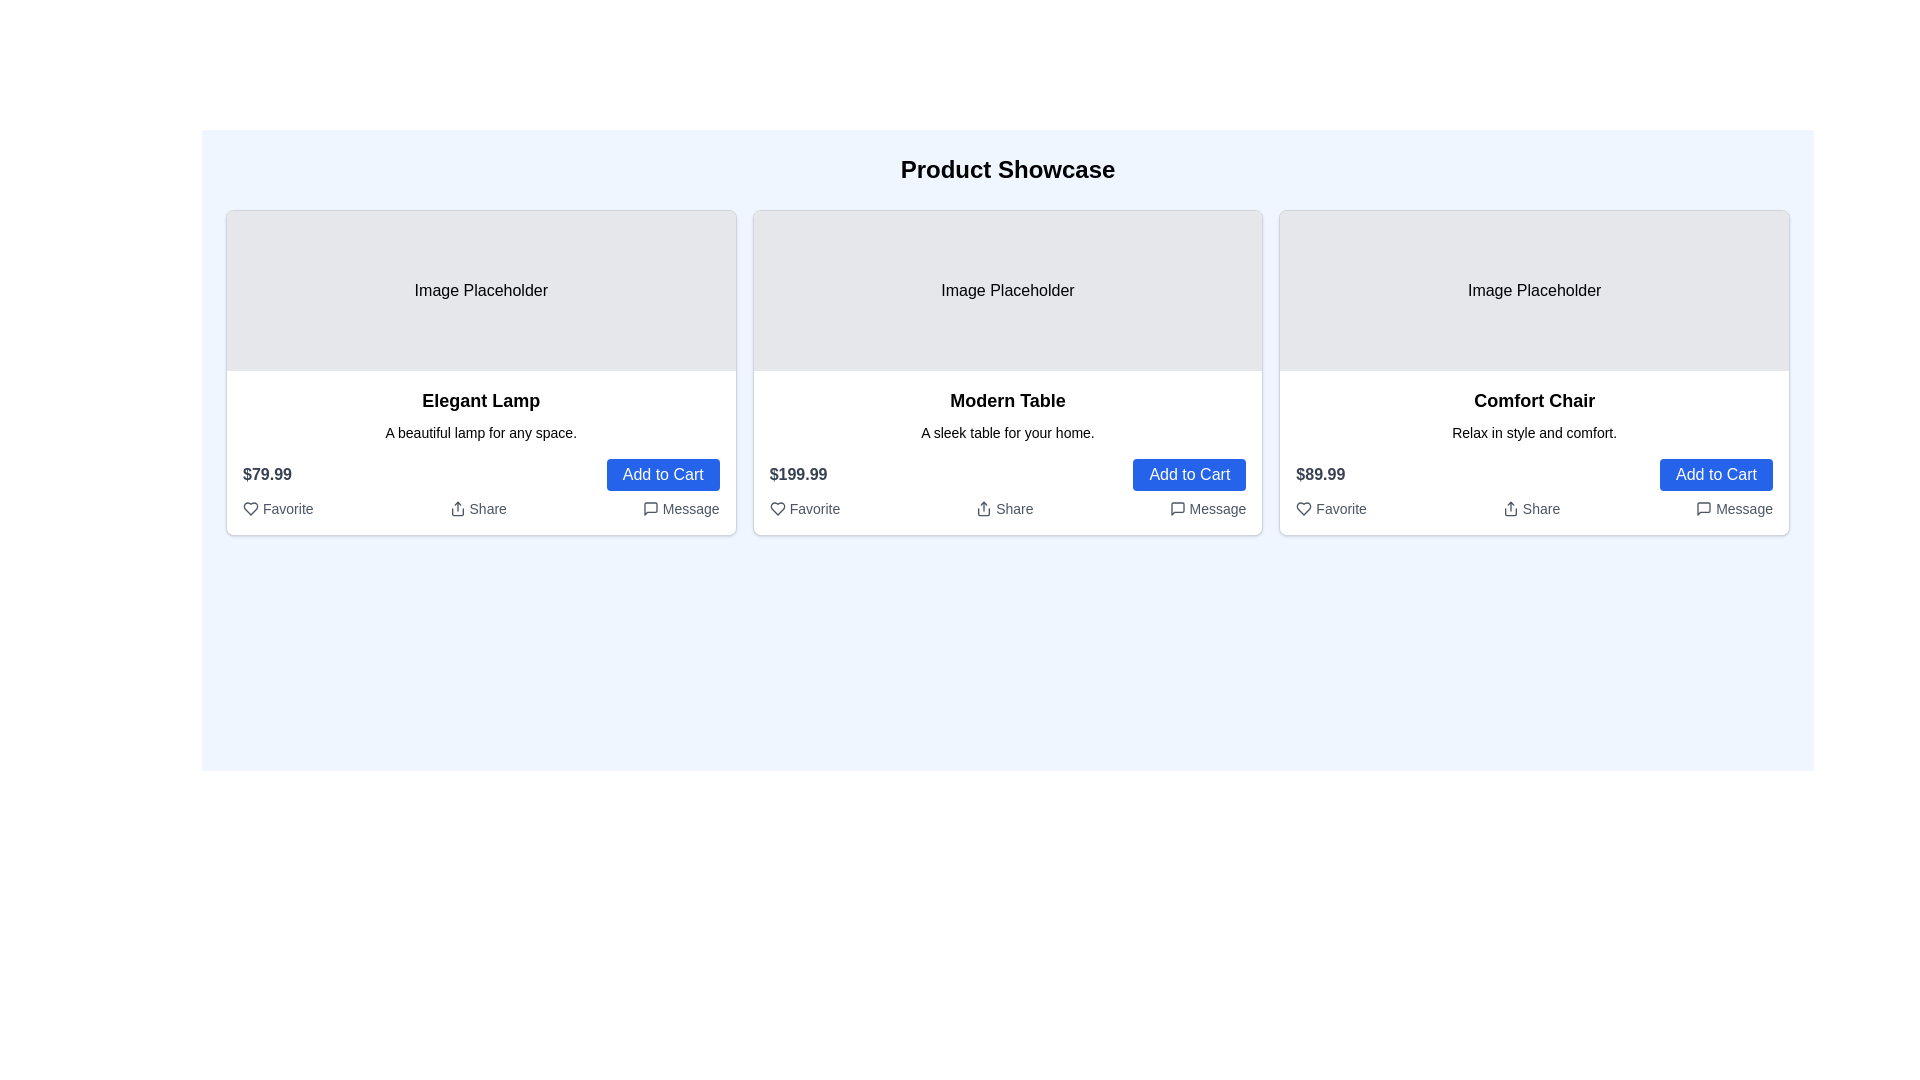 The height and width of the screenshot is (1080, 1920). I want to click on the 'Add to Cart' button, which is styled with a blue background and white text, located to the right of the '$199.99' price in the 'Modern Table' product card, so click(1189, 474).